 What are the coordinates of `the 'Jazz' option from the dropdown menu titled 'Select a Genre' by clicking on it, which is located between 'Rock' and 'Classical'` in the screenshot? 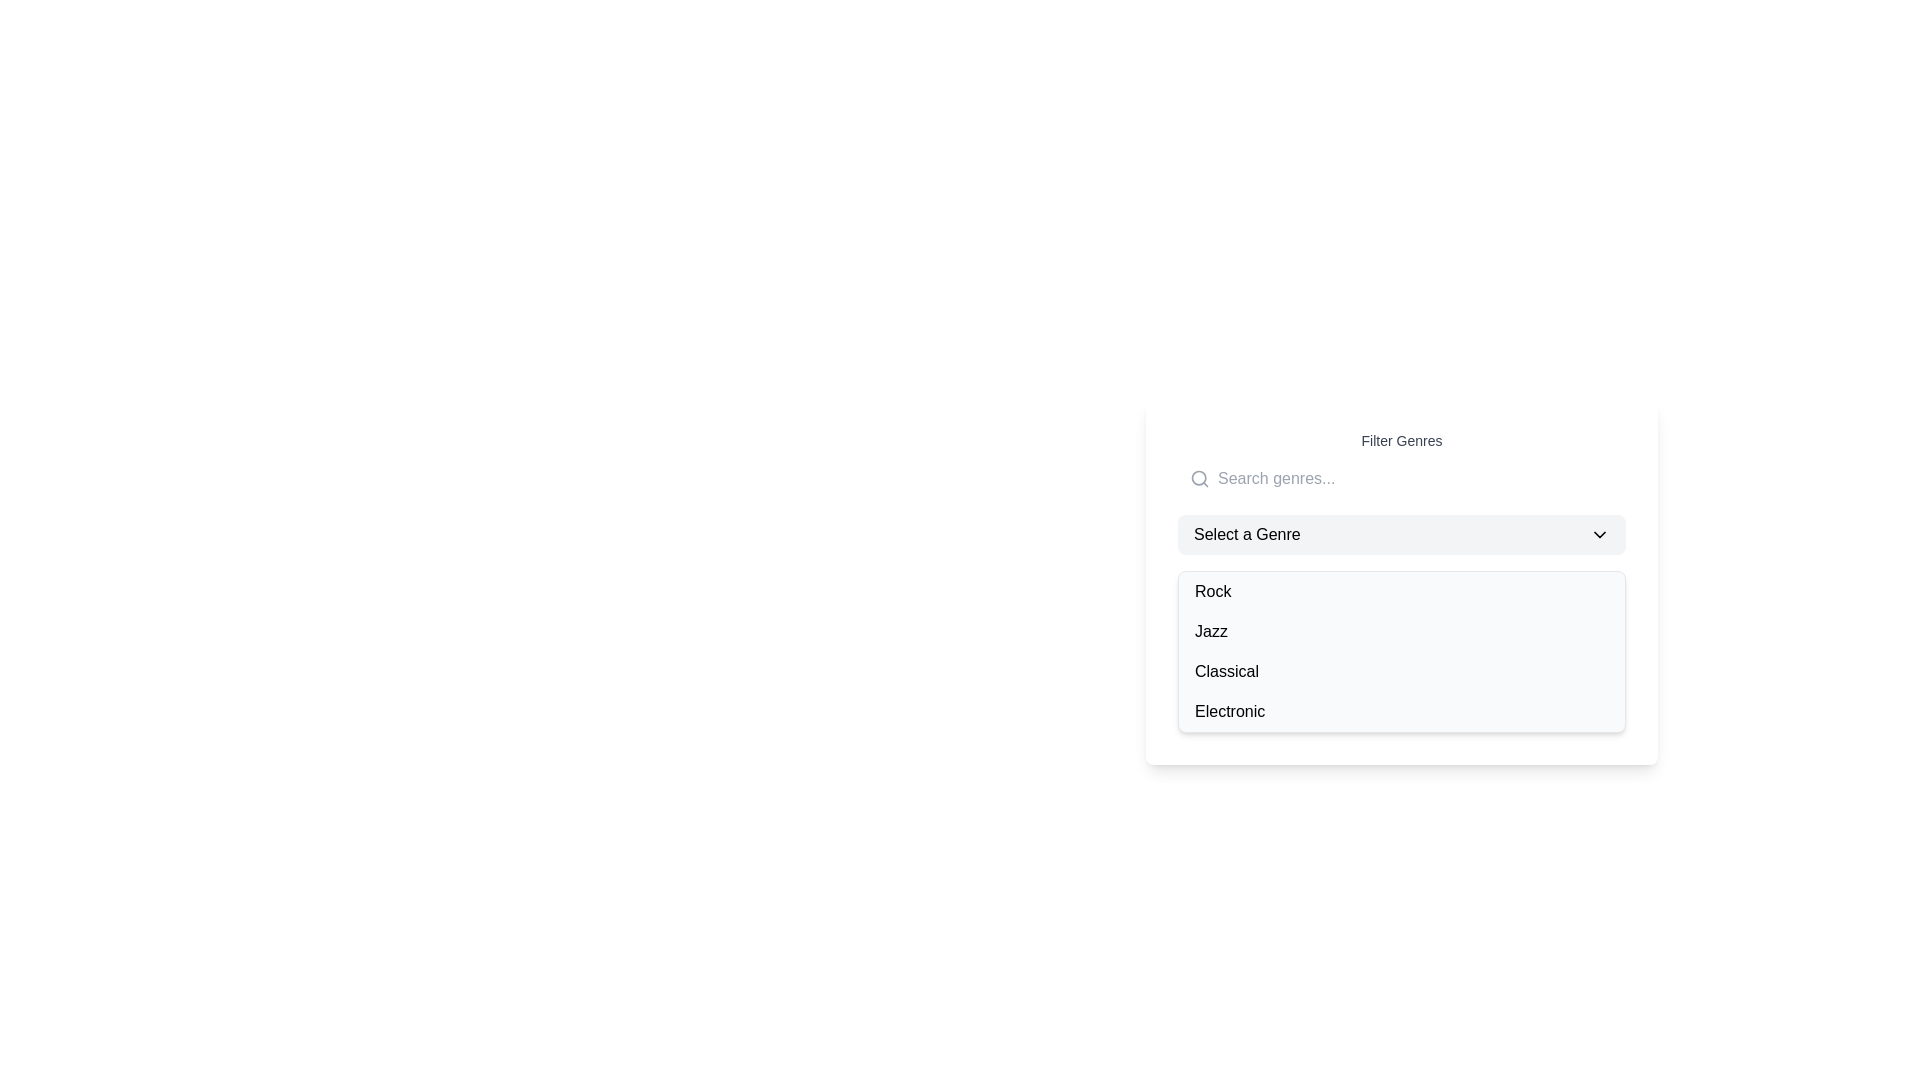 It's located at (1210, 632).